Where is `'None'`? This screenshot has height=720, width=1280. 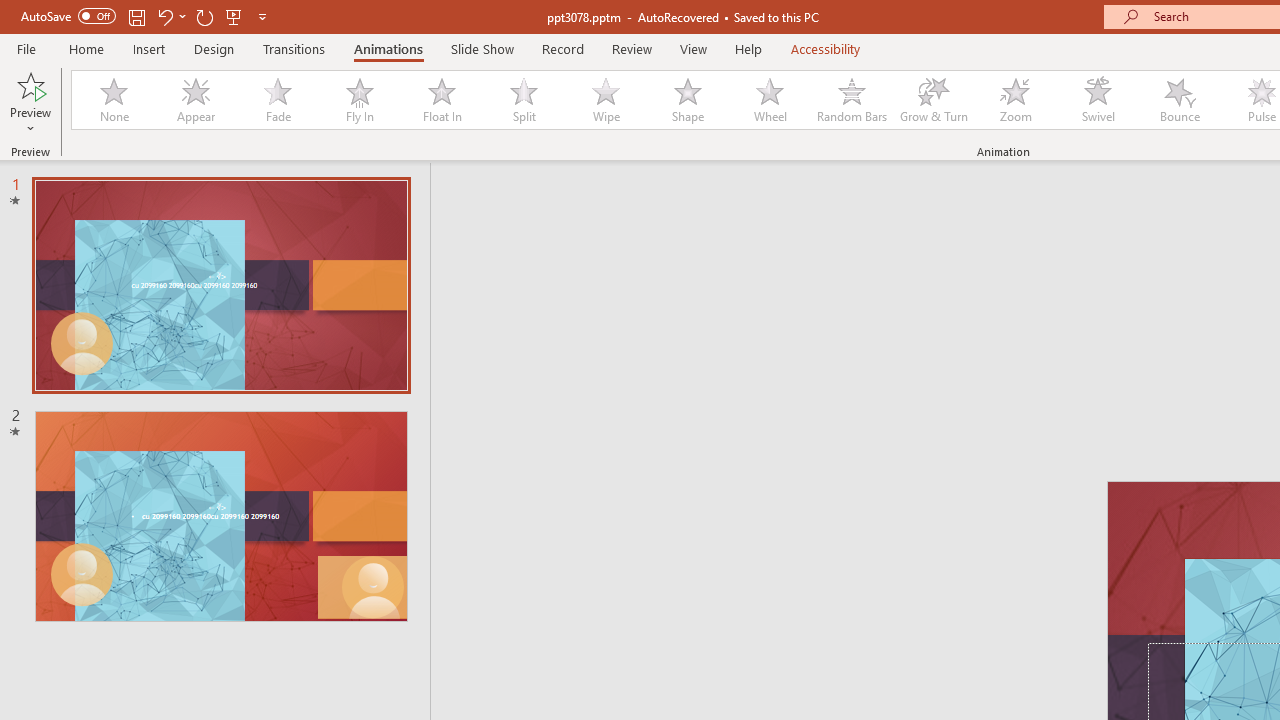
'None' is located at coordinates (112, 100).